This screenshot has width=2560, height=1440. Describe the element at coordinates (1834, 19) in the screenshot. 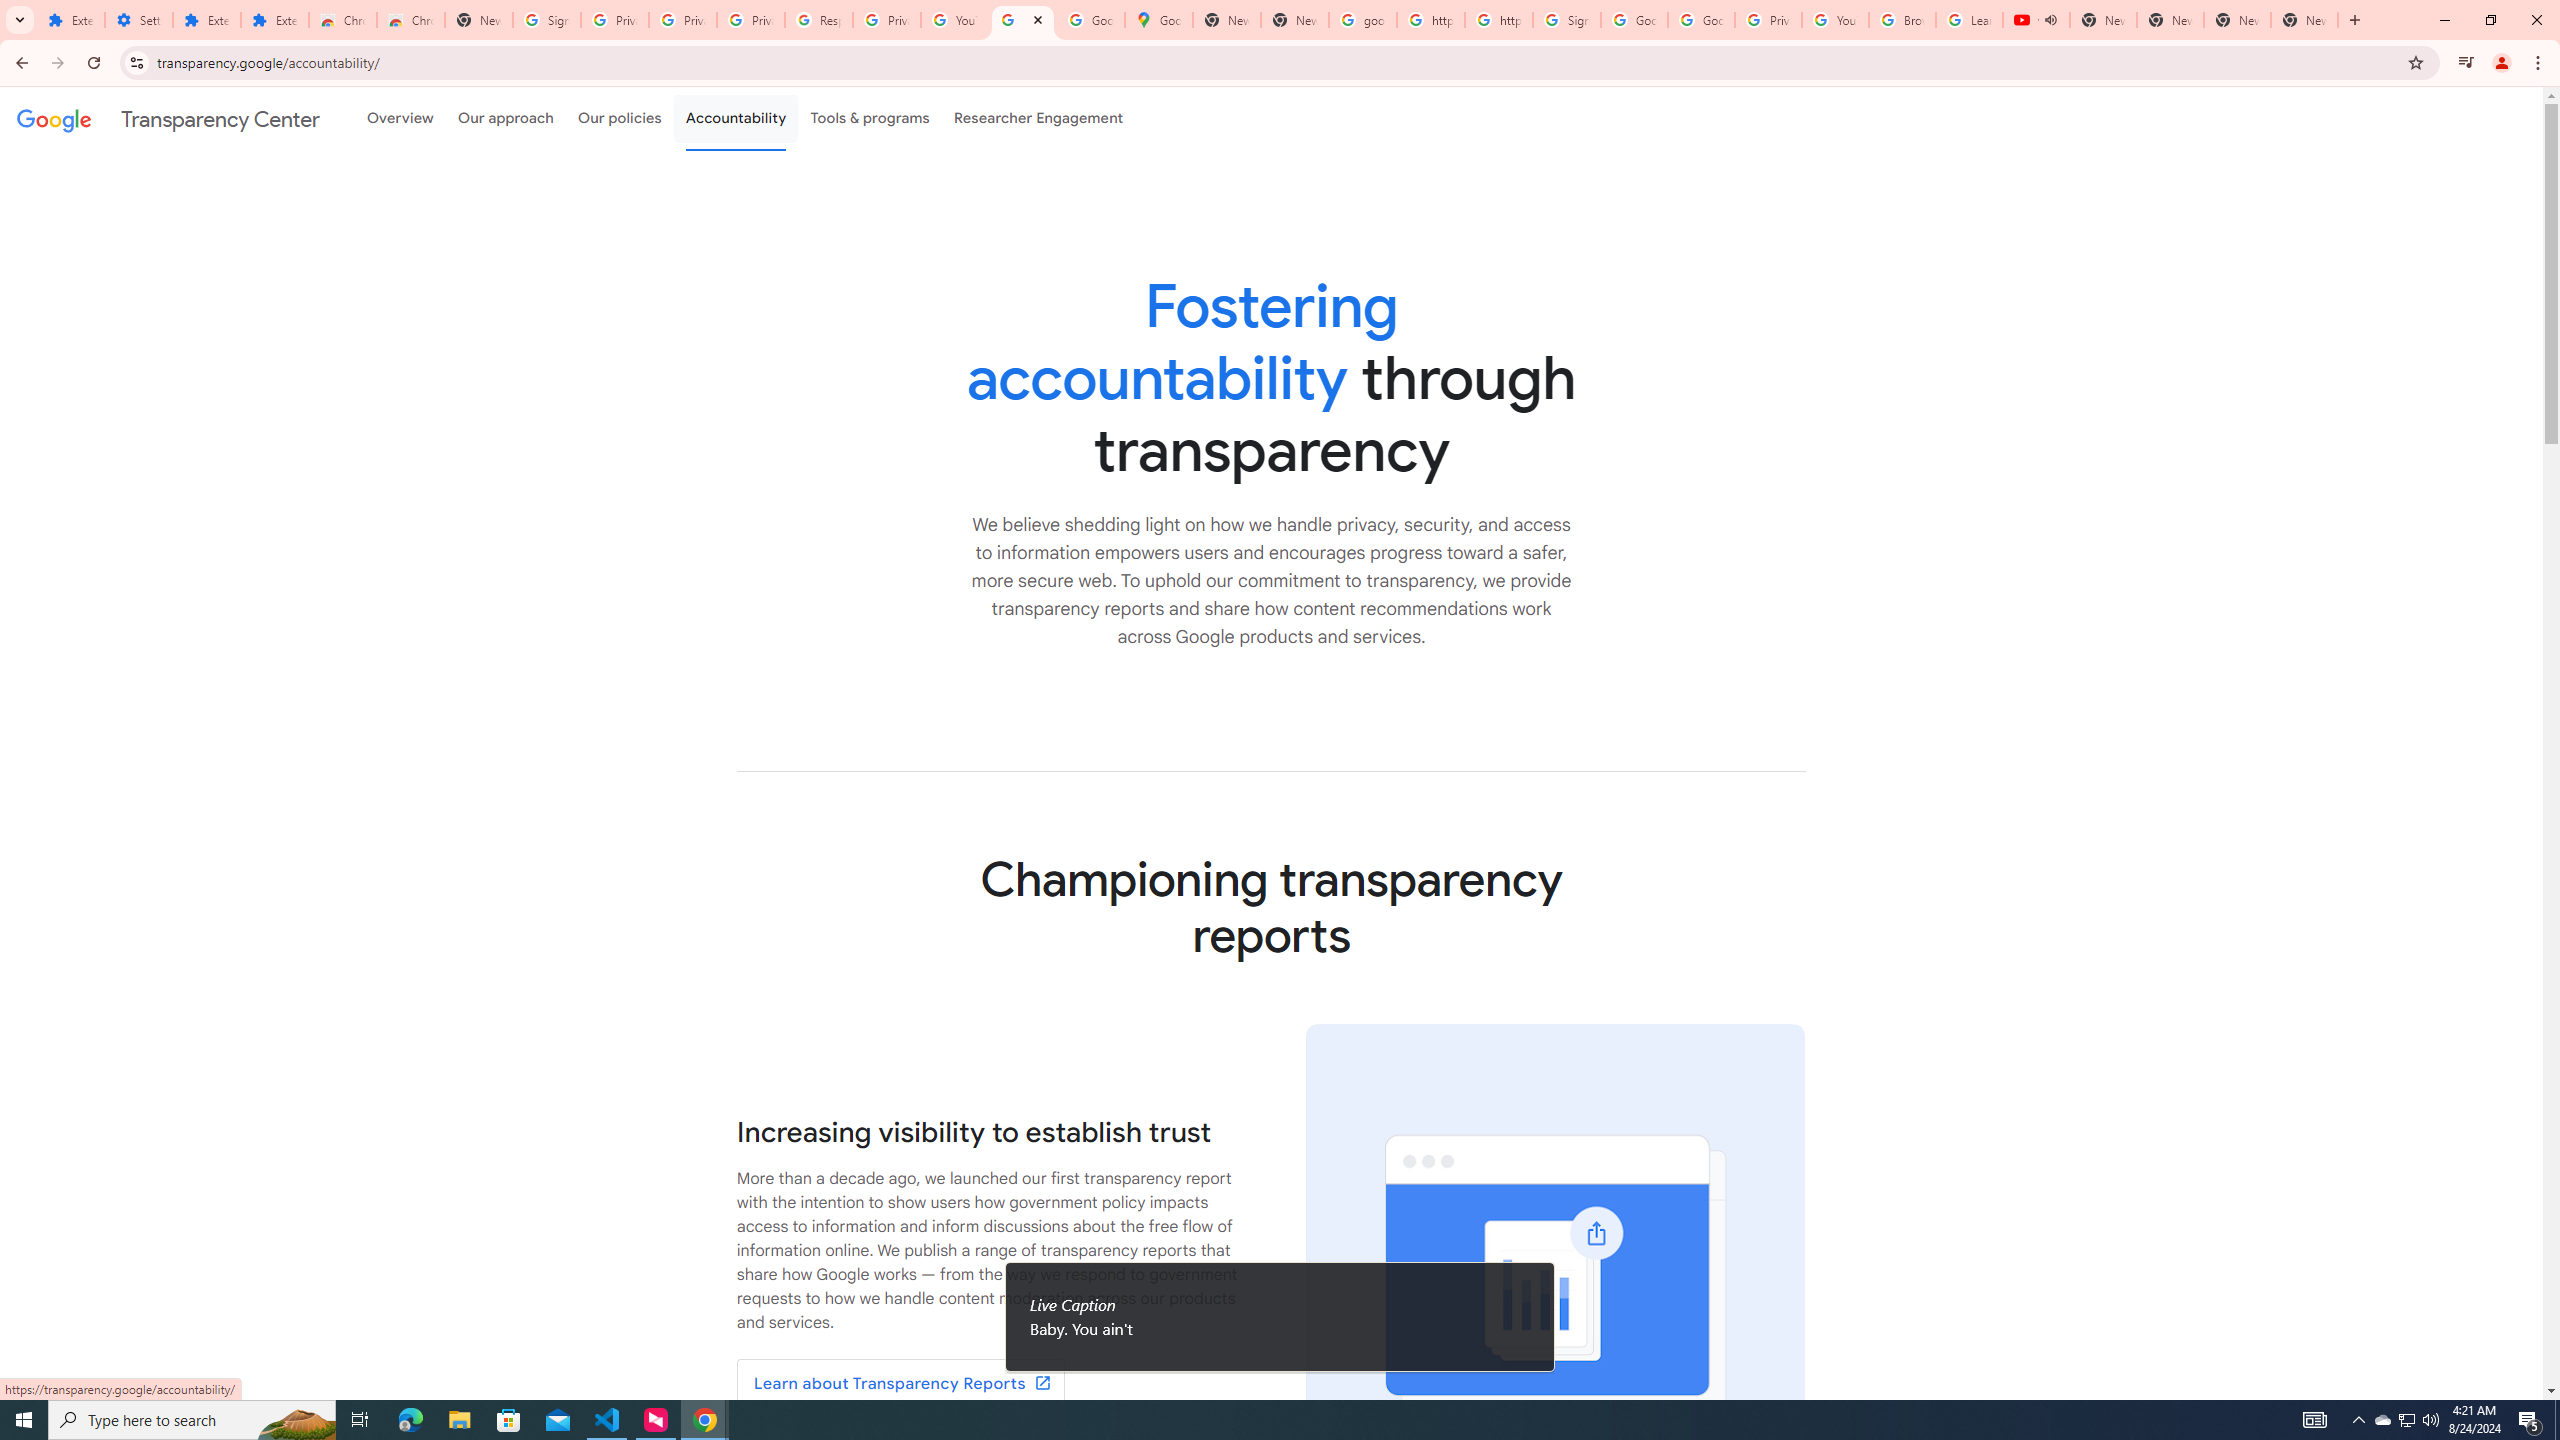

I see `'YouTube'` at that location.